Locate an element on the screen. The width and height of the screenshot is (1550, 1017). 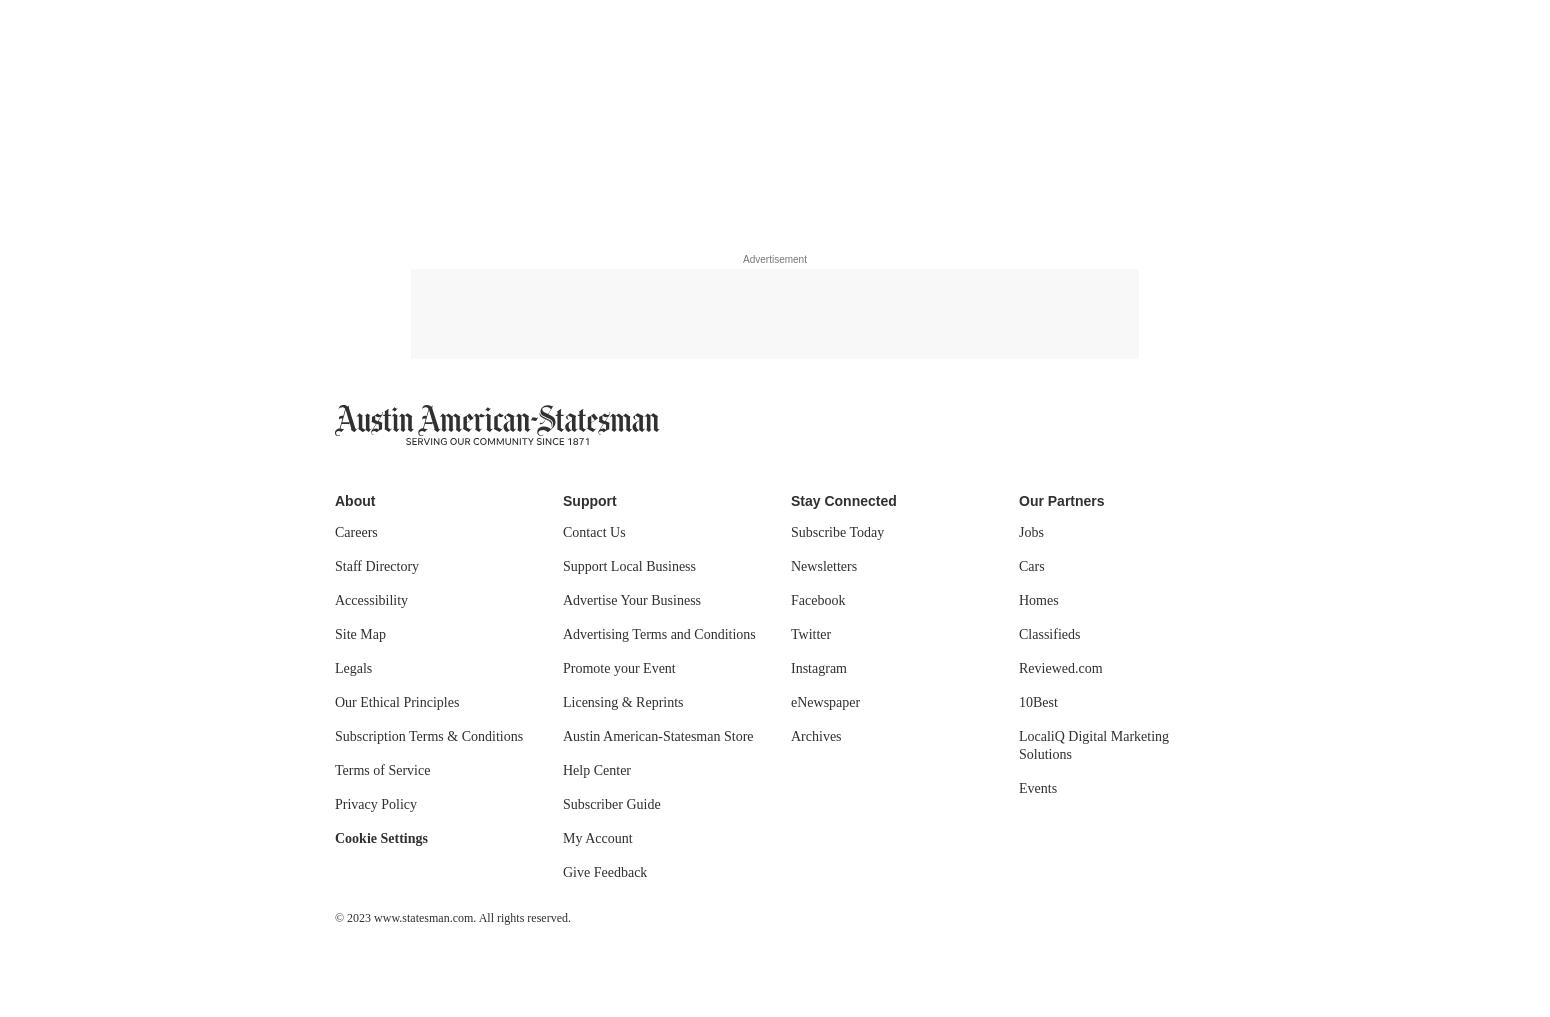
'Classifieds' is located at coordinates (1049, 634).